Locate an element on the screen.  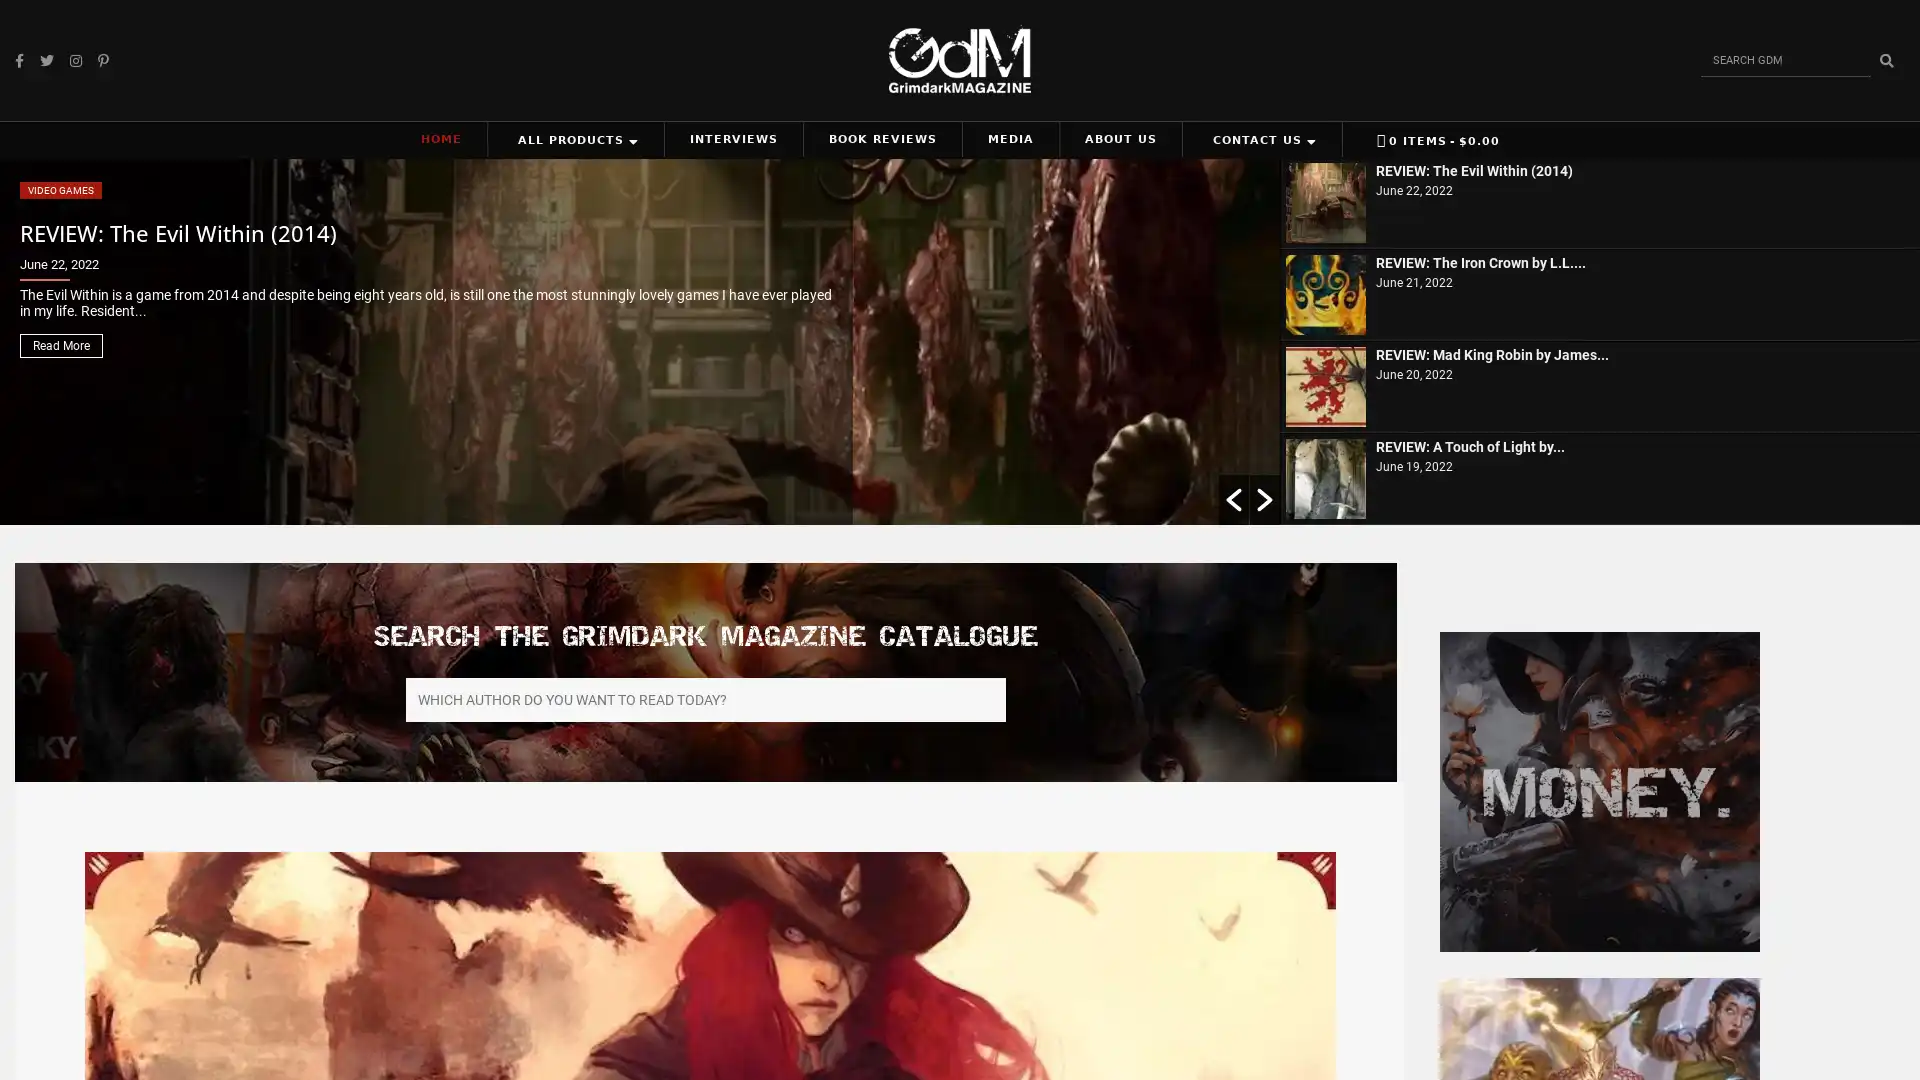
Search is located at coordinates (1885, 59).